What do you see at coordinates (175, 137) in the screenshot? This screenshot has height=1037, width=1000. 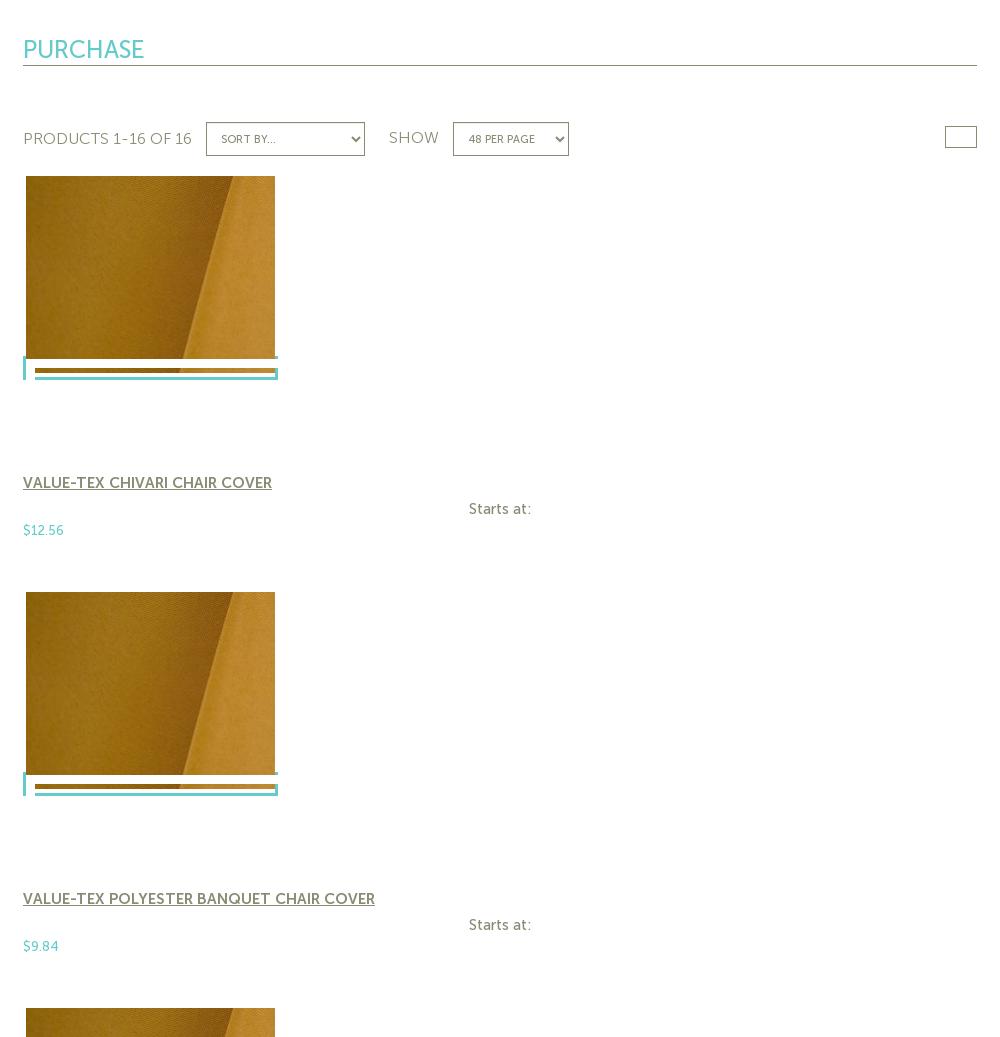 I see `'16'` at bounding box center [175, 137].